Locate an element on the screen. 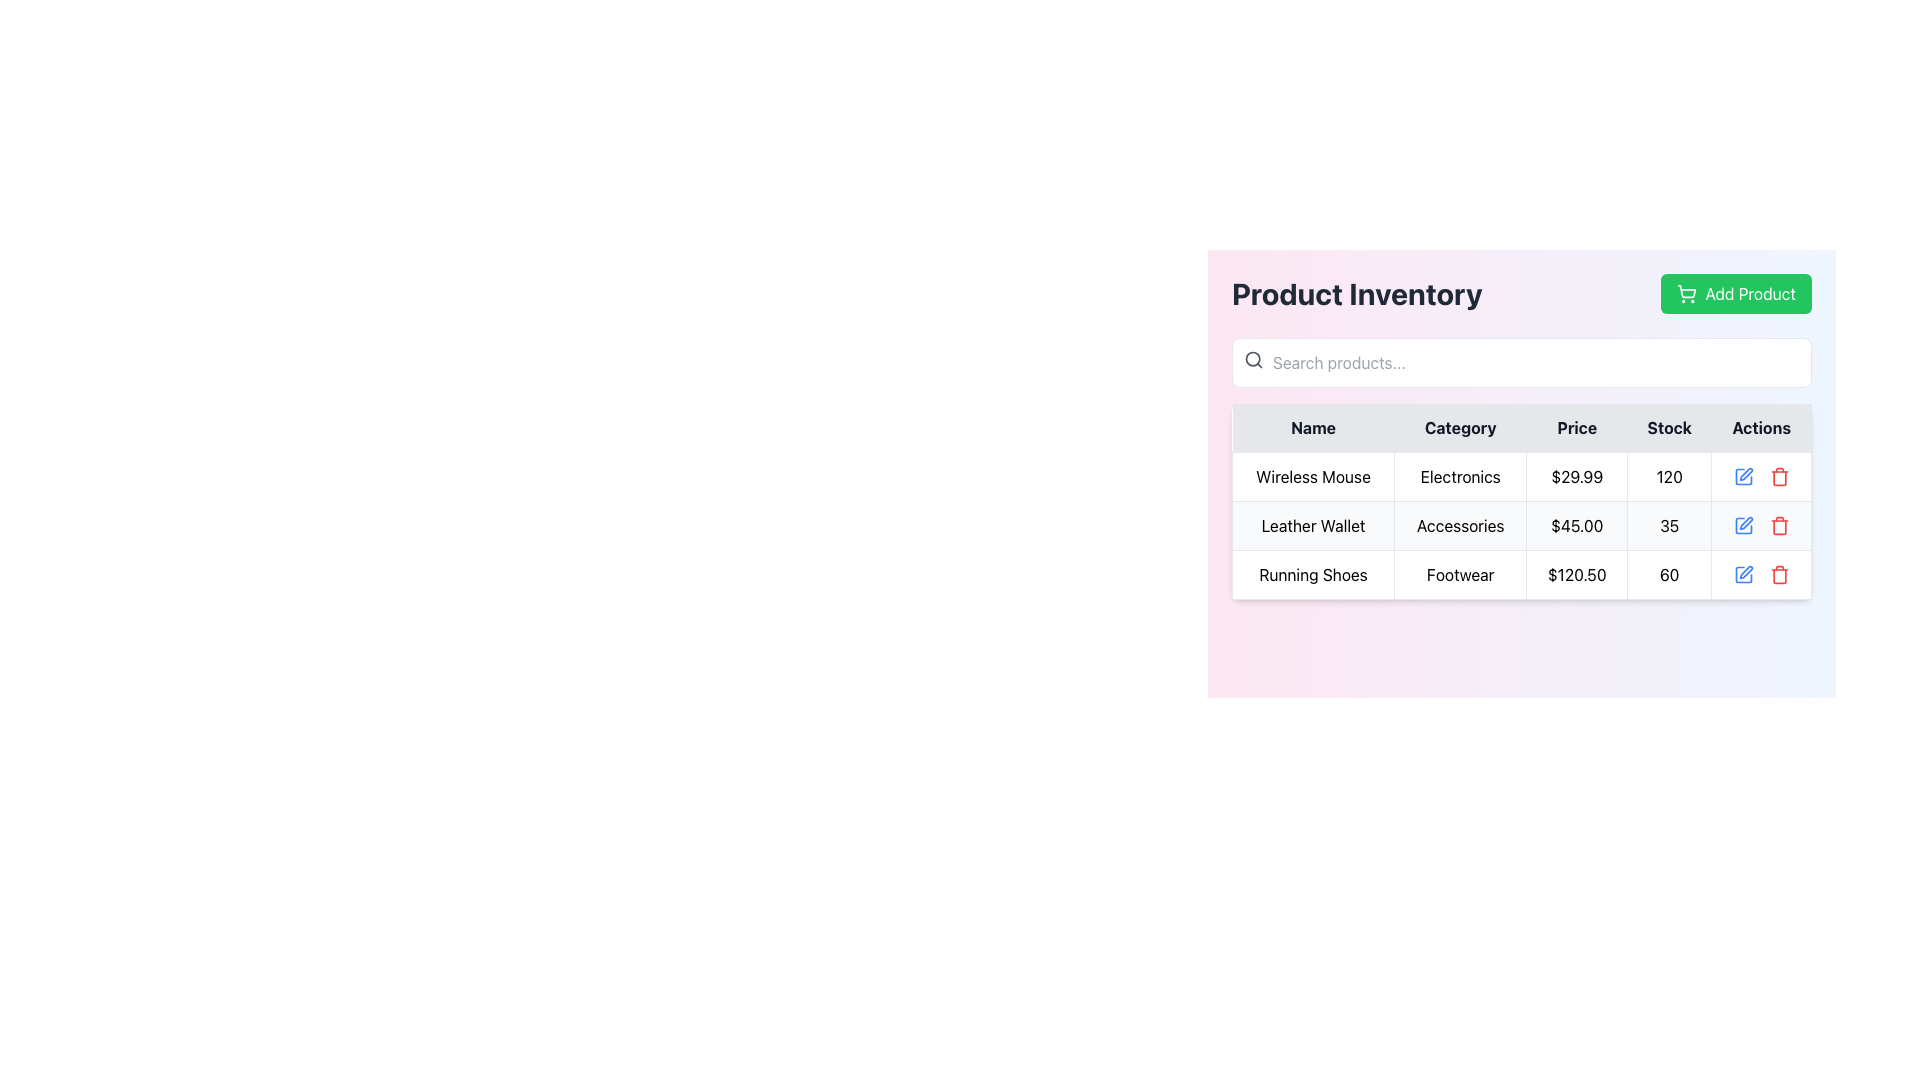  the static text label displaying 'Wireless Mouse', which is located in the first row of the table under the 'Name' column is located at coordinates (1313, 477).